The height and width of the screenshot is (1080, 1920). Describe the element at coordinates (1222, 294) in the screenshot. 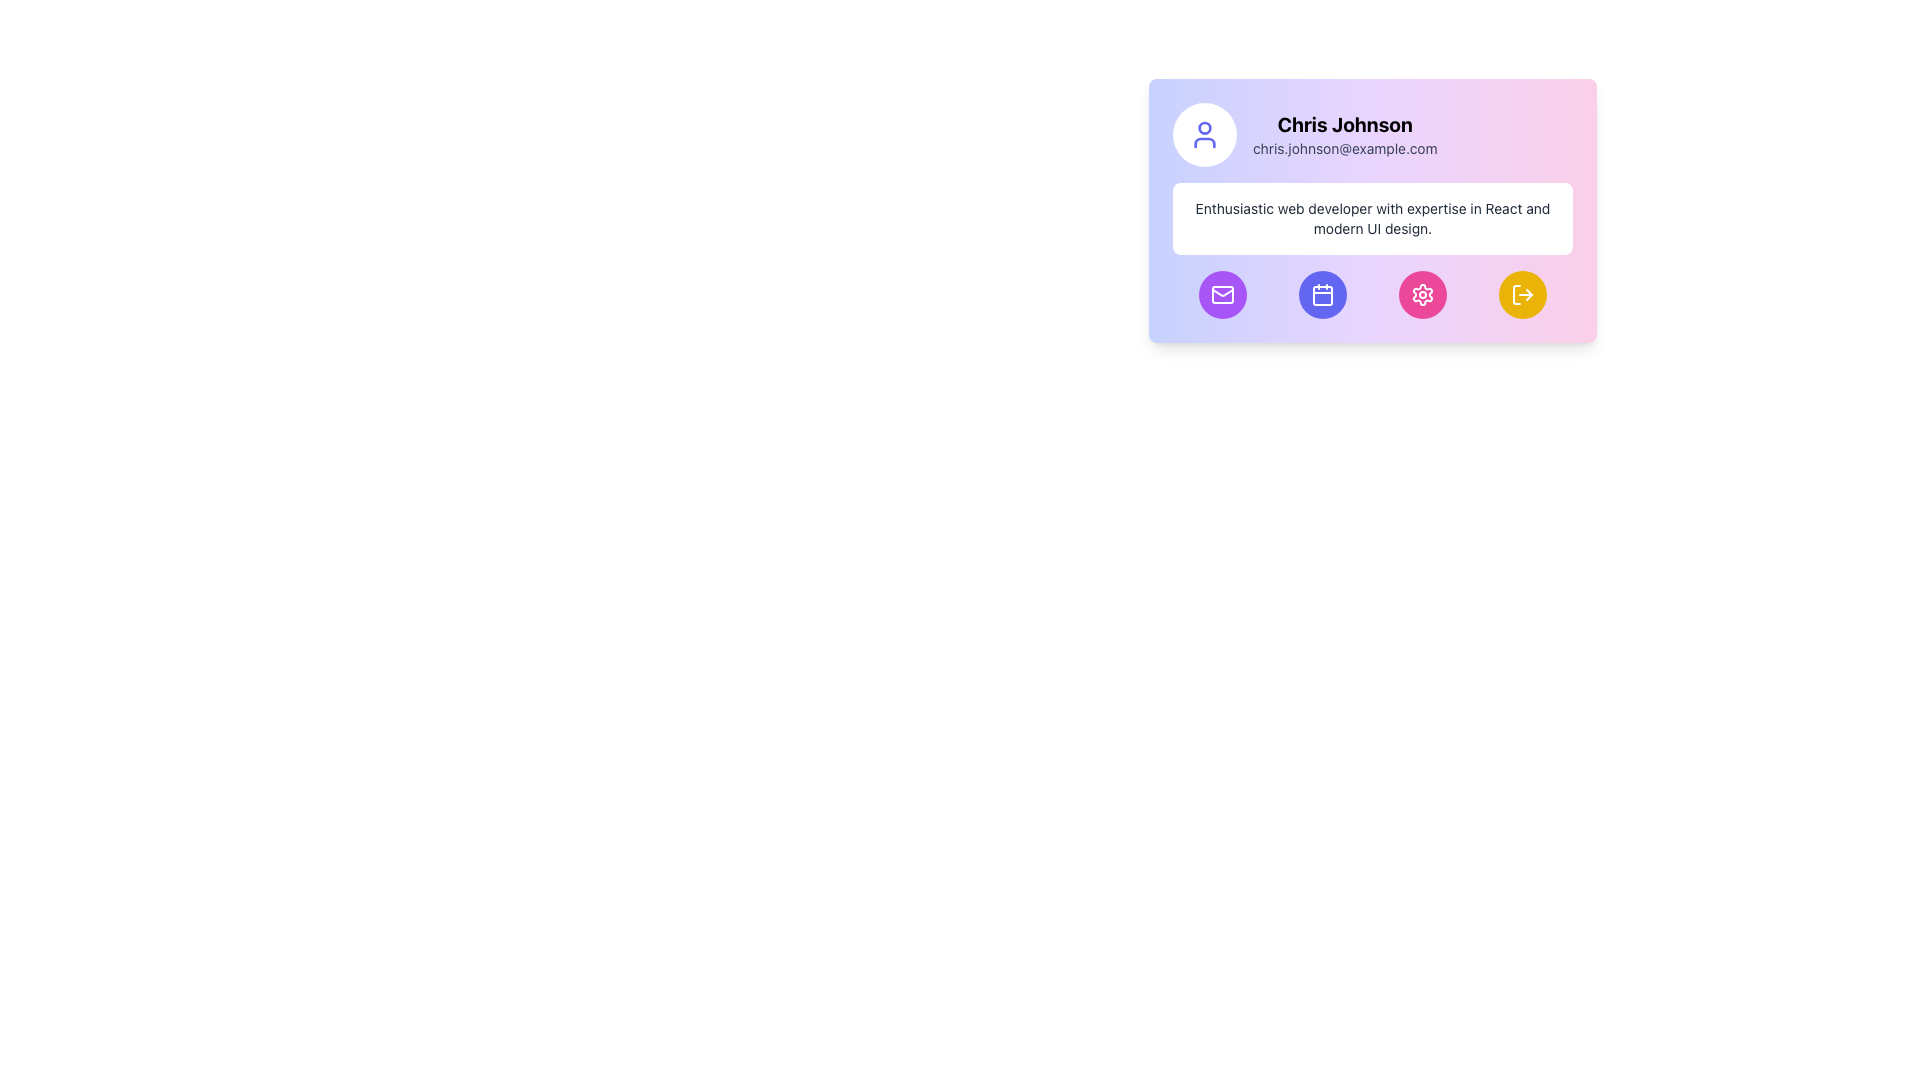

I see `the circular button with a purple background and a white mail icon` at that location.